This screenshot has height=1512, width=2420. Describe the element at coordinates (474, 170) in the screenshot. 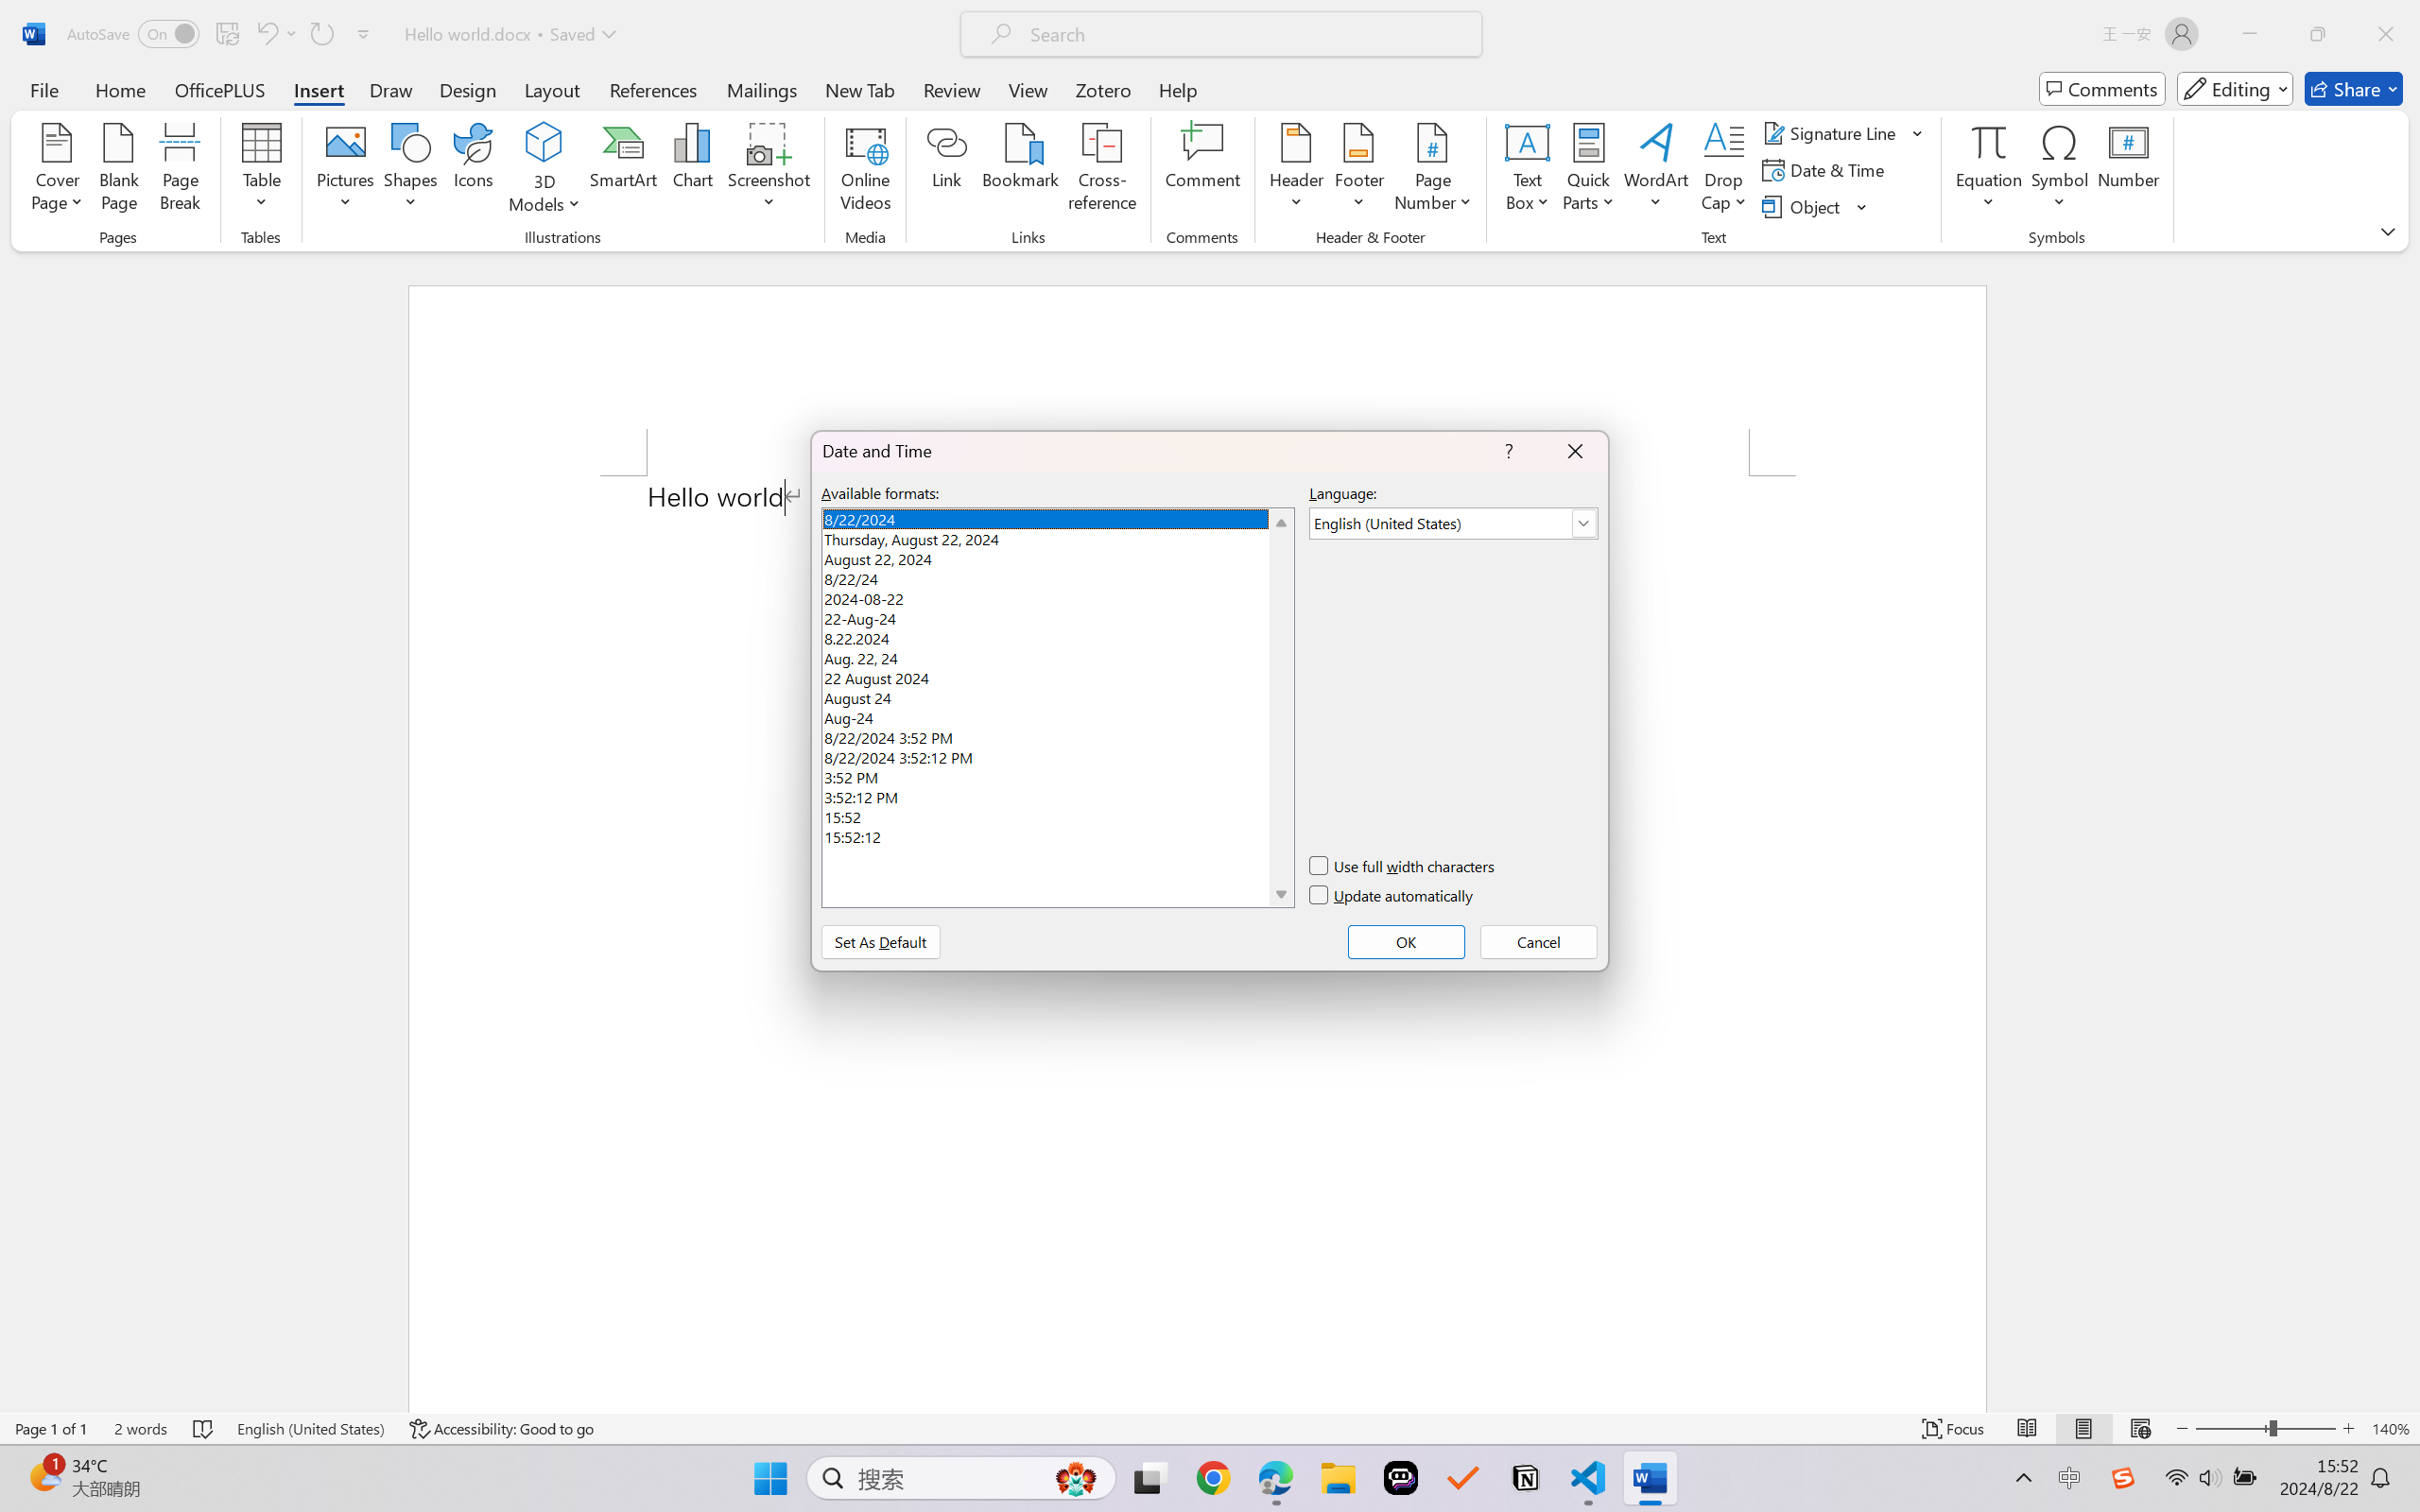

I see `'Icons'` at that location.